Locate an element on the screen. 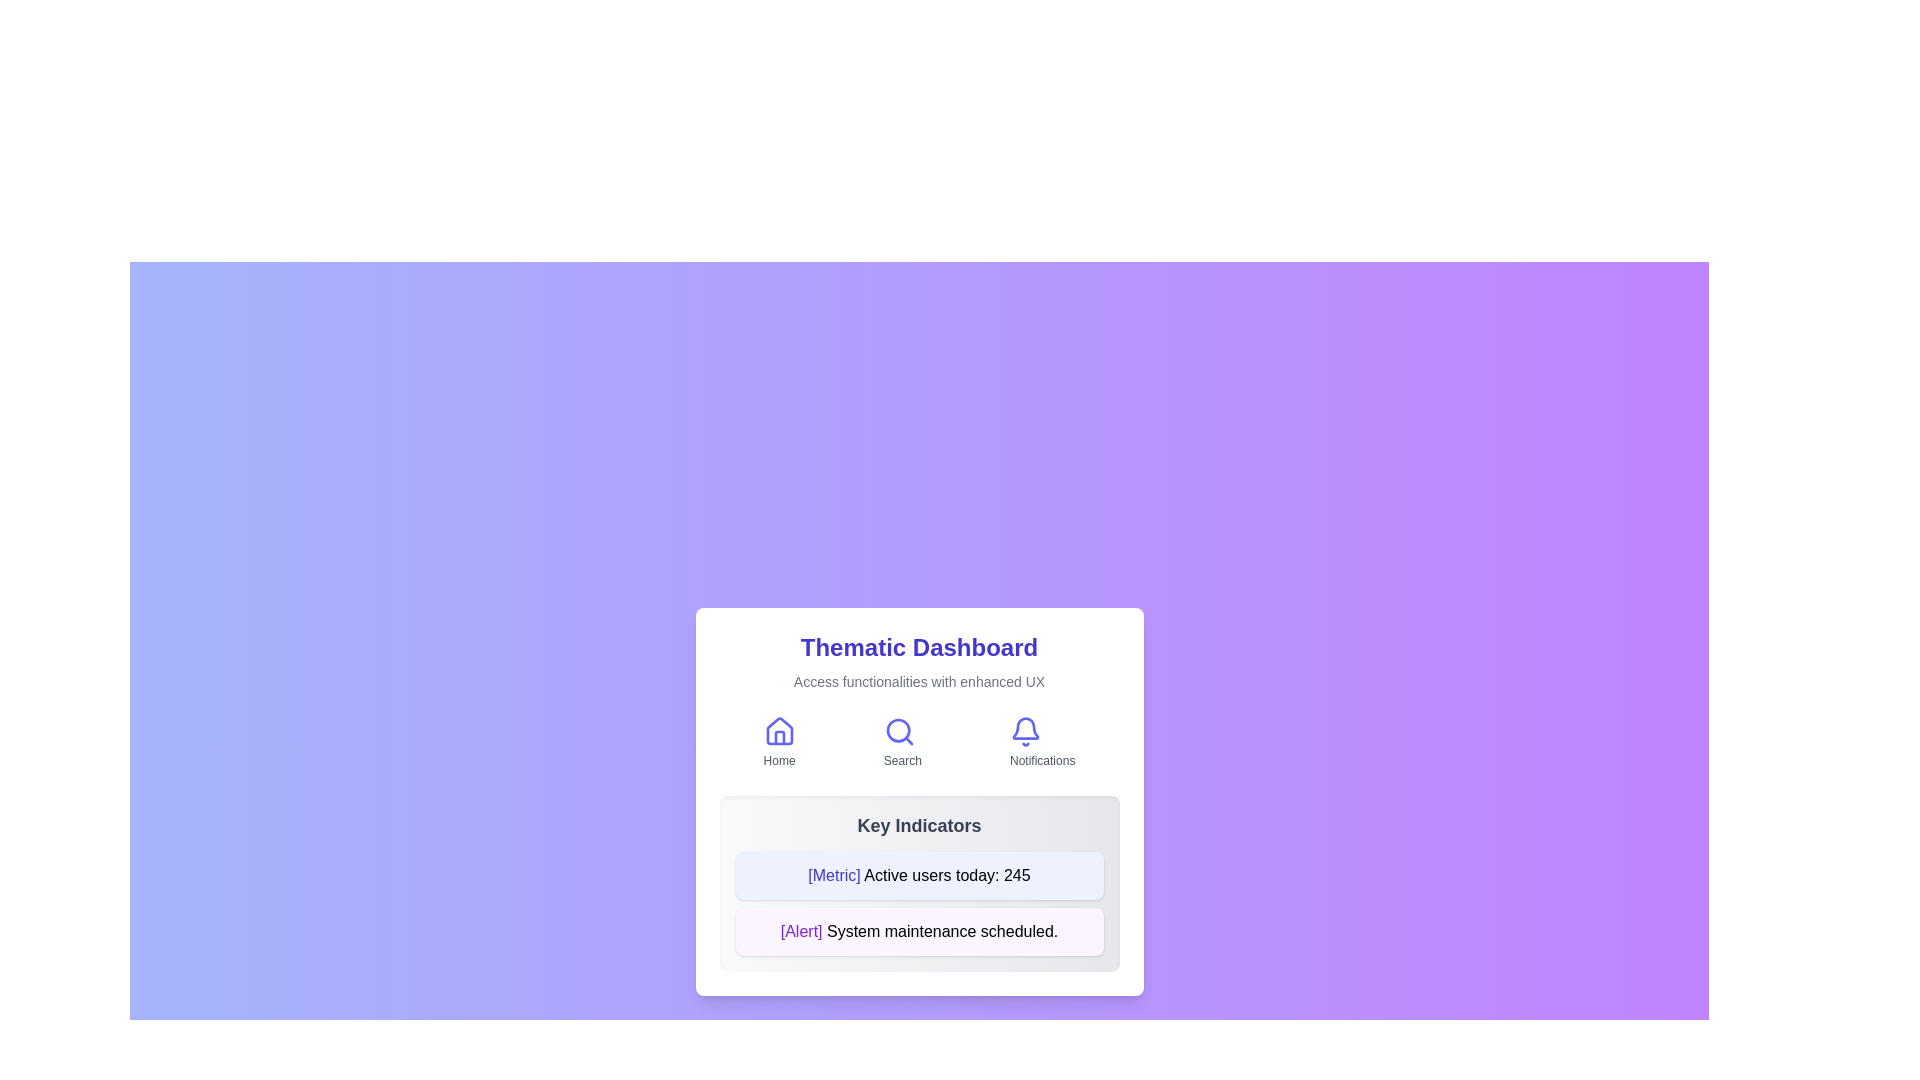 Image resolution: width=1920 pixels, height=1080 pixels. the 'Search' icon located in the middle of a horizontal group of three icons to initiate the search functionality is located at coordinates (898, 732).